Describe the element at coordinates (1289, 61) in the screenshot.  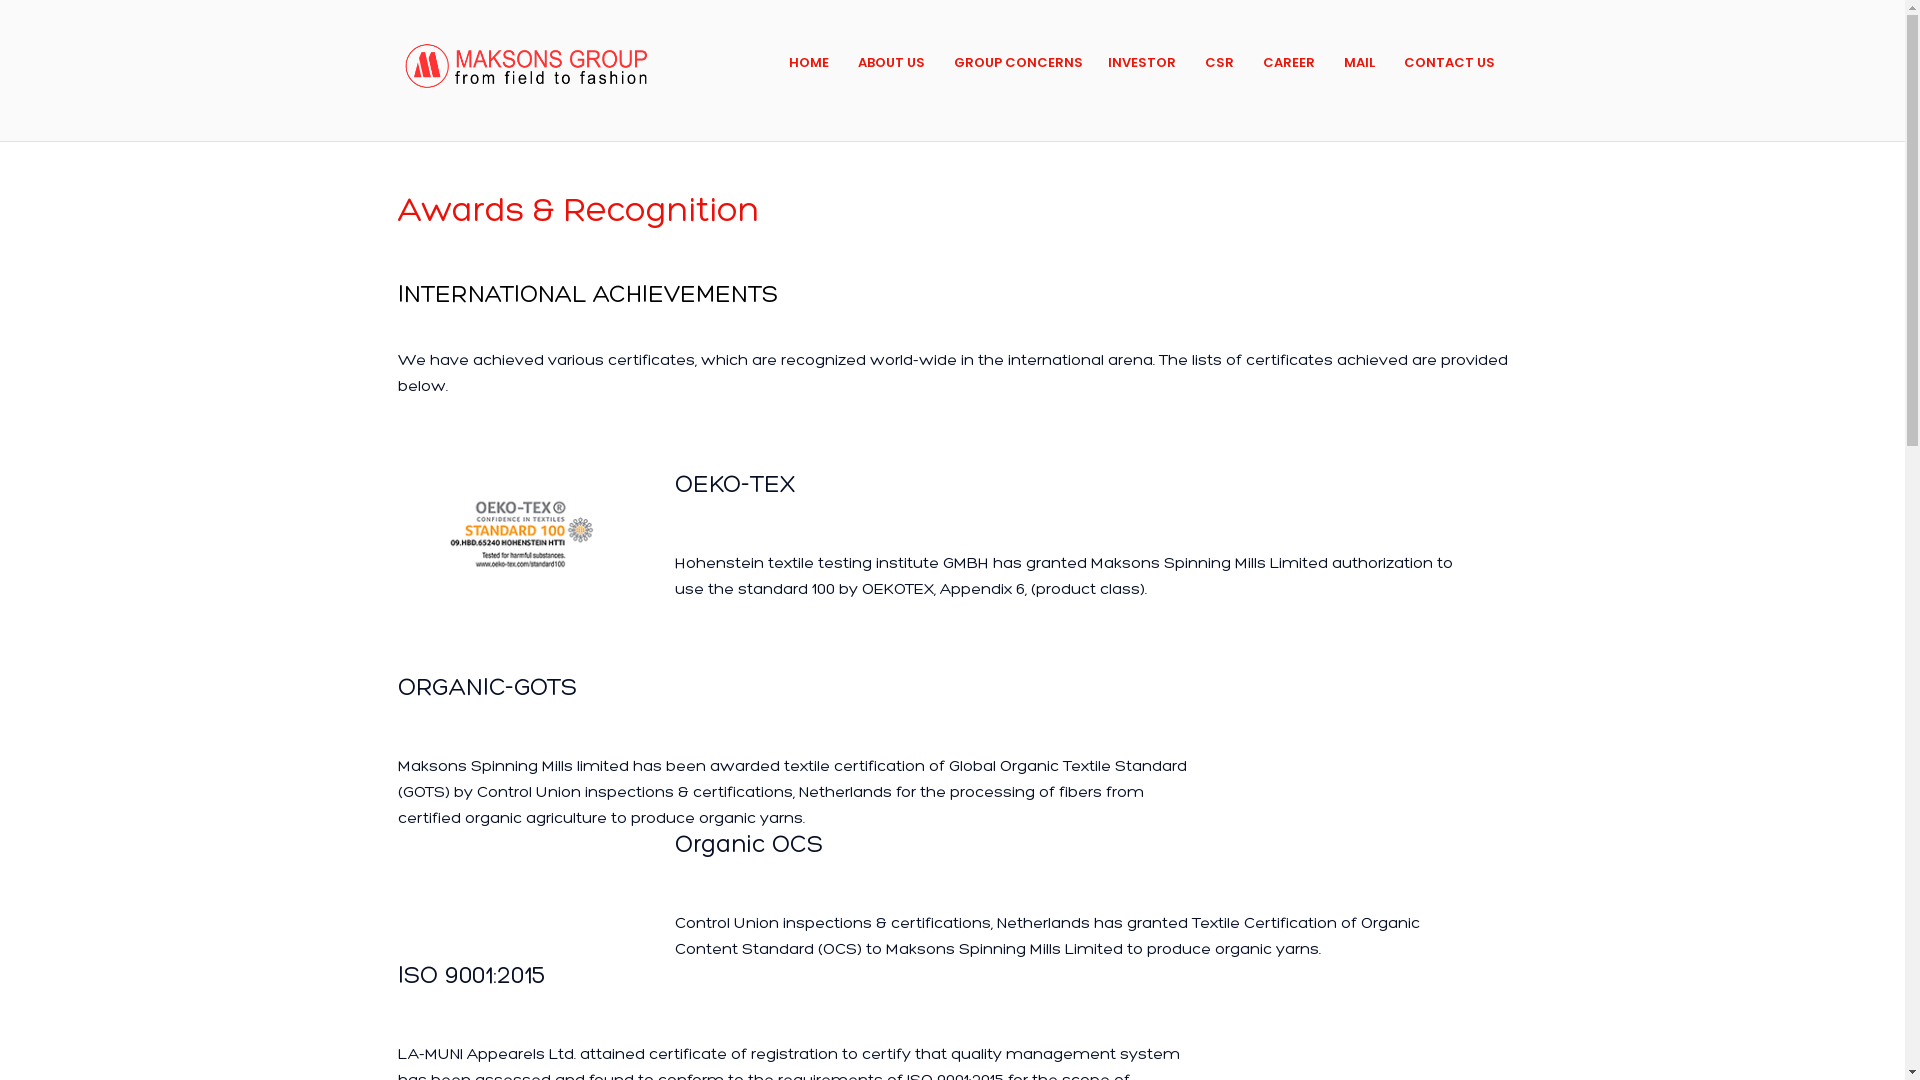
I see `'CAREER'` at that location.